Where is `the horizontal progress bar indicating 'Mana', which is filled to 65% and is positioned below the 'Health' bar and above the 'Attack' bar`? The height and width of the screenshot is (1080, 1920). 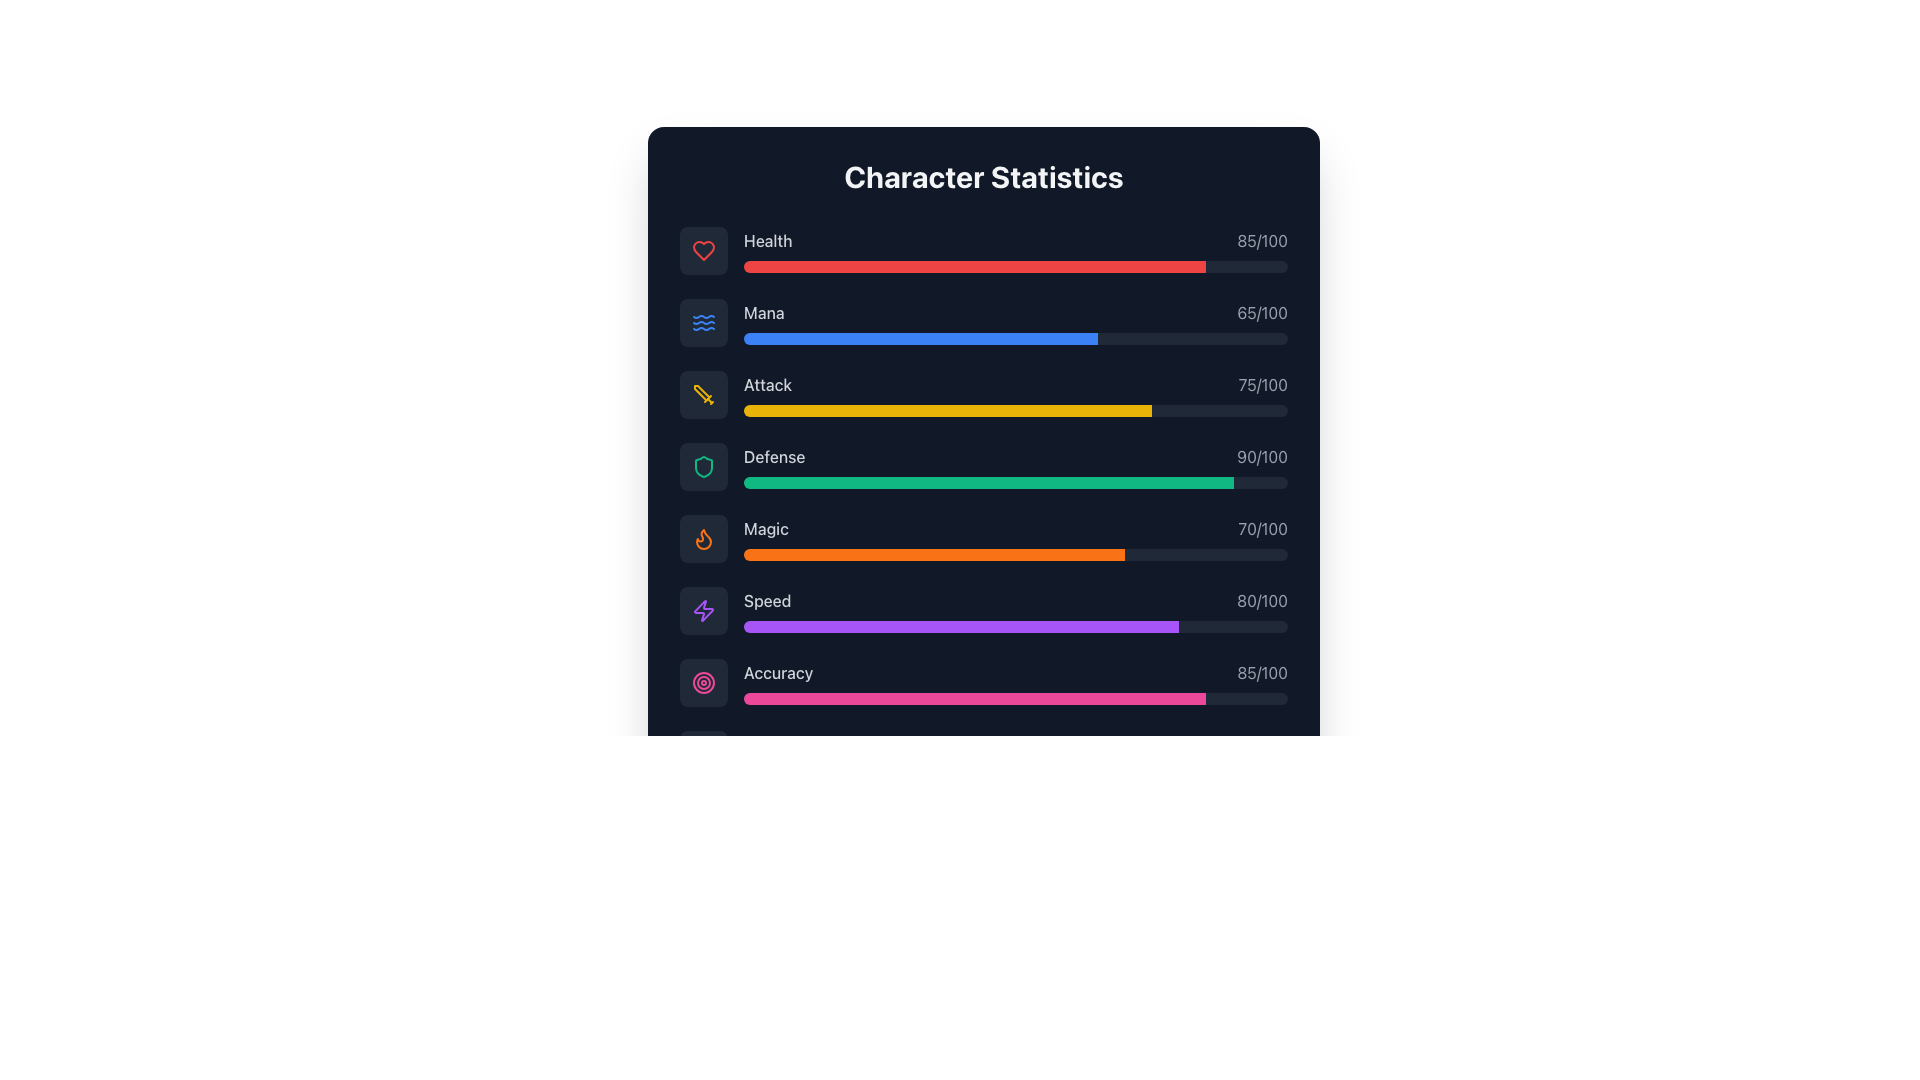 the horizontal progress bar indicating 'Mana', which is filled to 65% and is positioned below the 'Health' bar and above the 'Attack' bar is located at coordinates (1016, 338).